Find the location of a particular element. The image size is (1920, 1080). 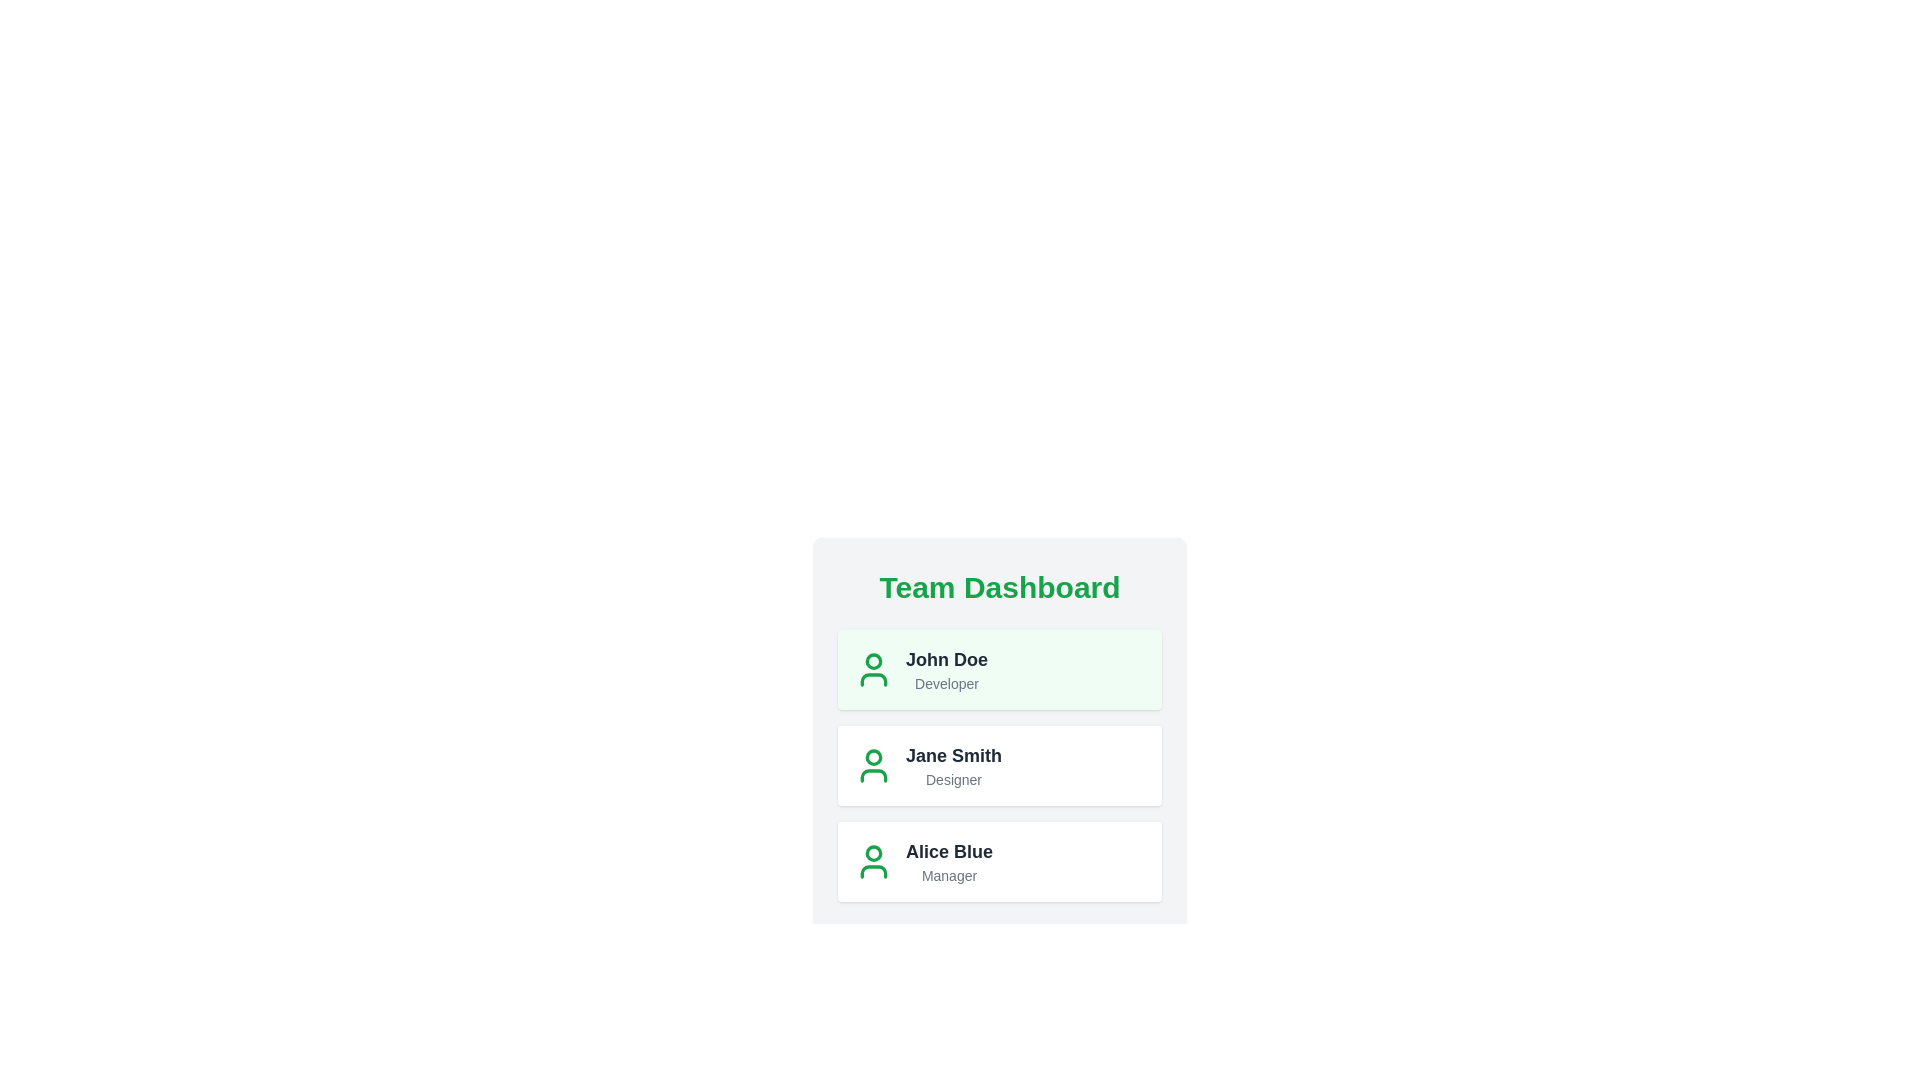

the static text displaying 'John Doe' in bold, black text, which is located in the top card of the 'Team Dashboard' interface, adjacent to the user profile icon is located at coordinates (945, 659).